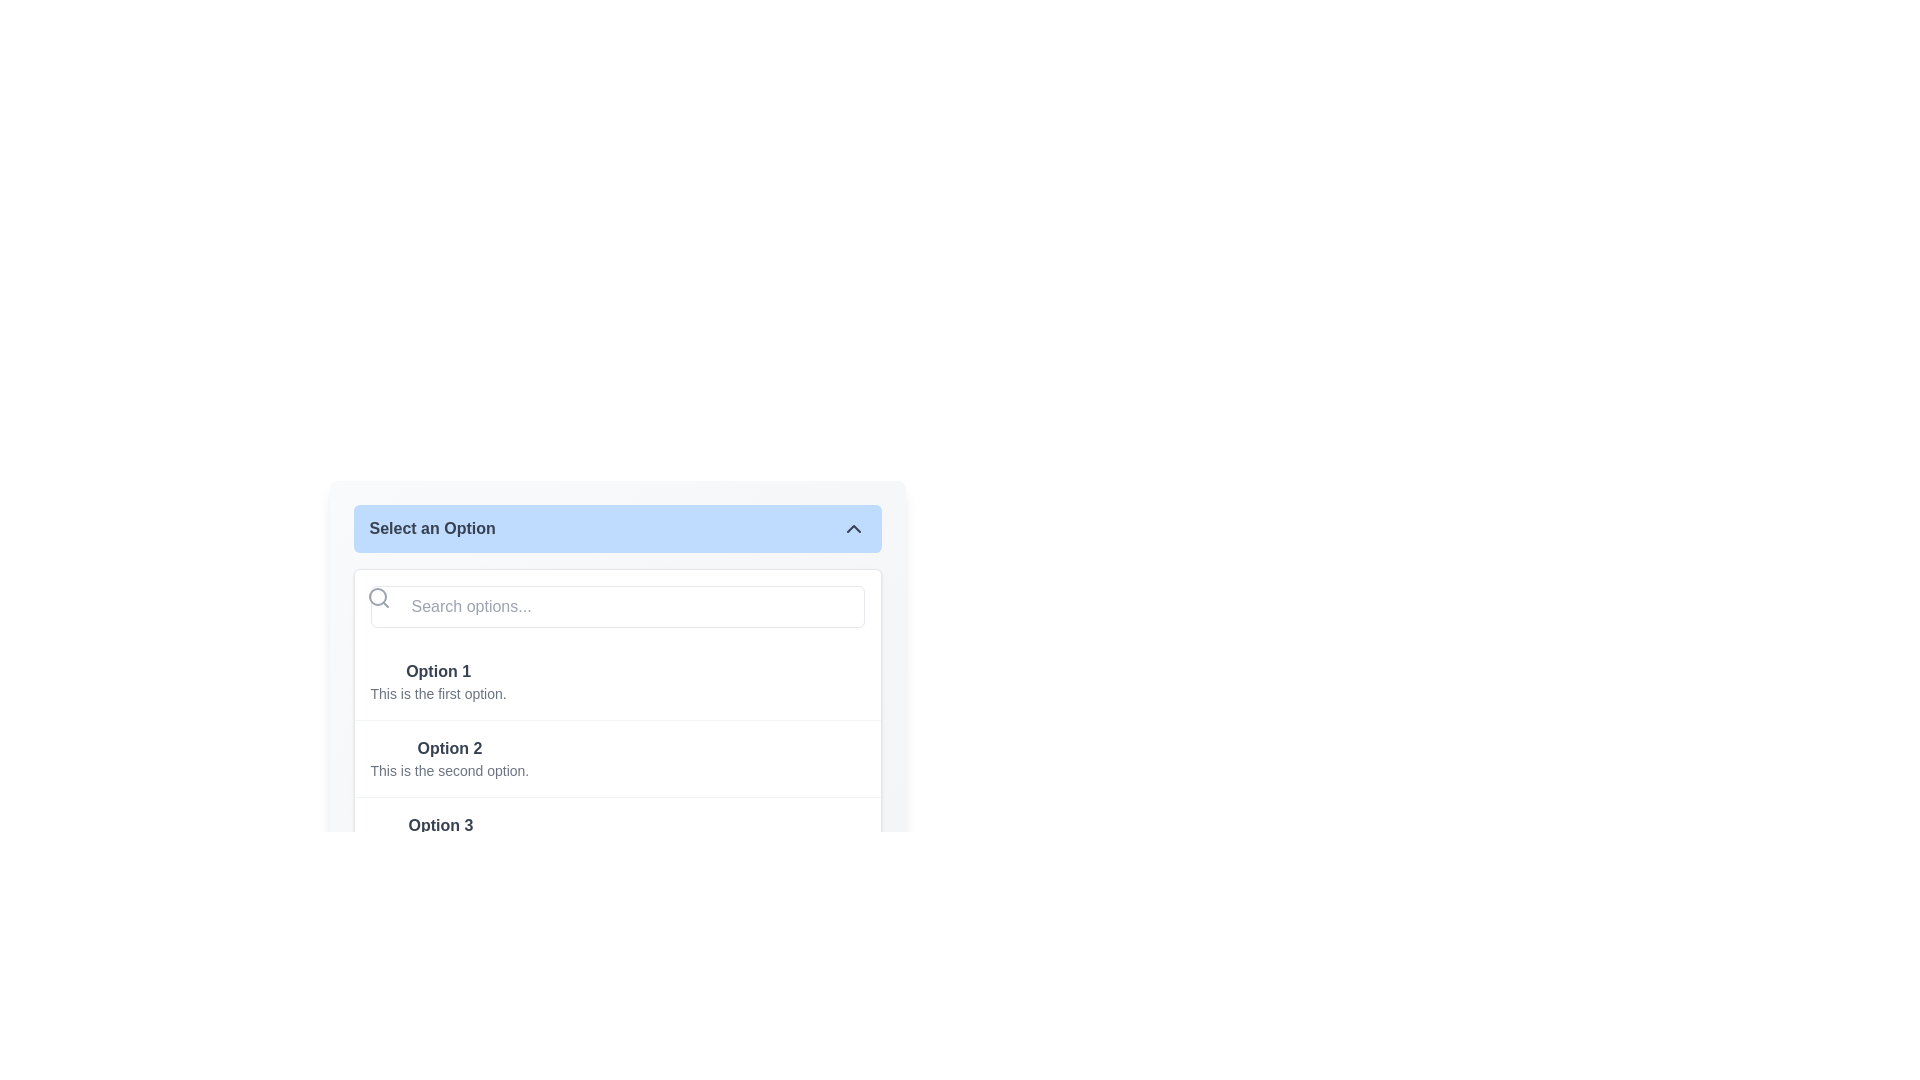 The width and height of the screenshot is (1920, 1080). Describe the element at coordinates (448, 770) in the screenshot. I see `the descriptive text element that provides information about 'Option 2', located directly below 'Option 2' in the dropdown menu` at that location.